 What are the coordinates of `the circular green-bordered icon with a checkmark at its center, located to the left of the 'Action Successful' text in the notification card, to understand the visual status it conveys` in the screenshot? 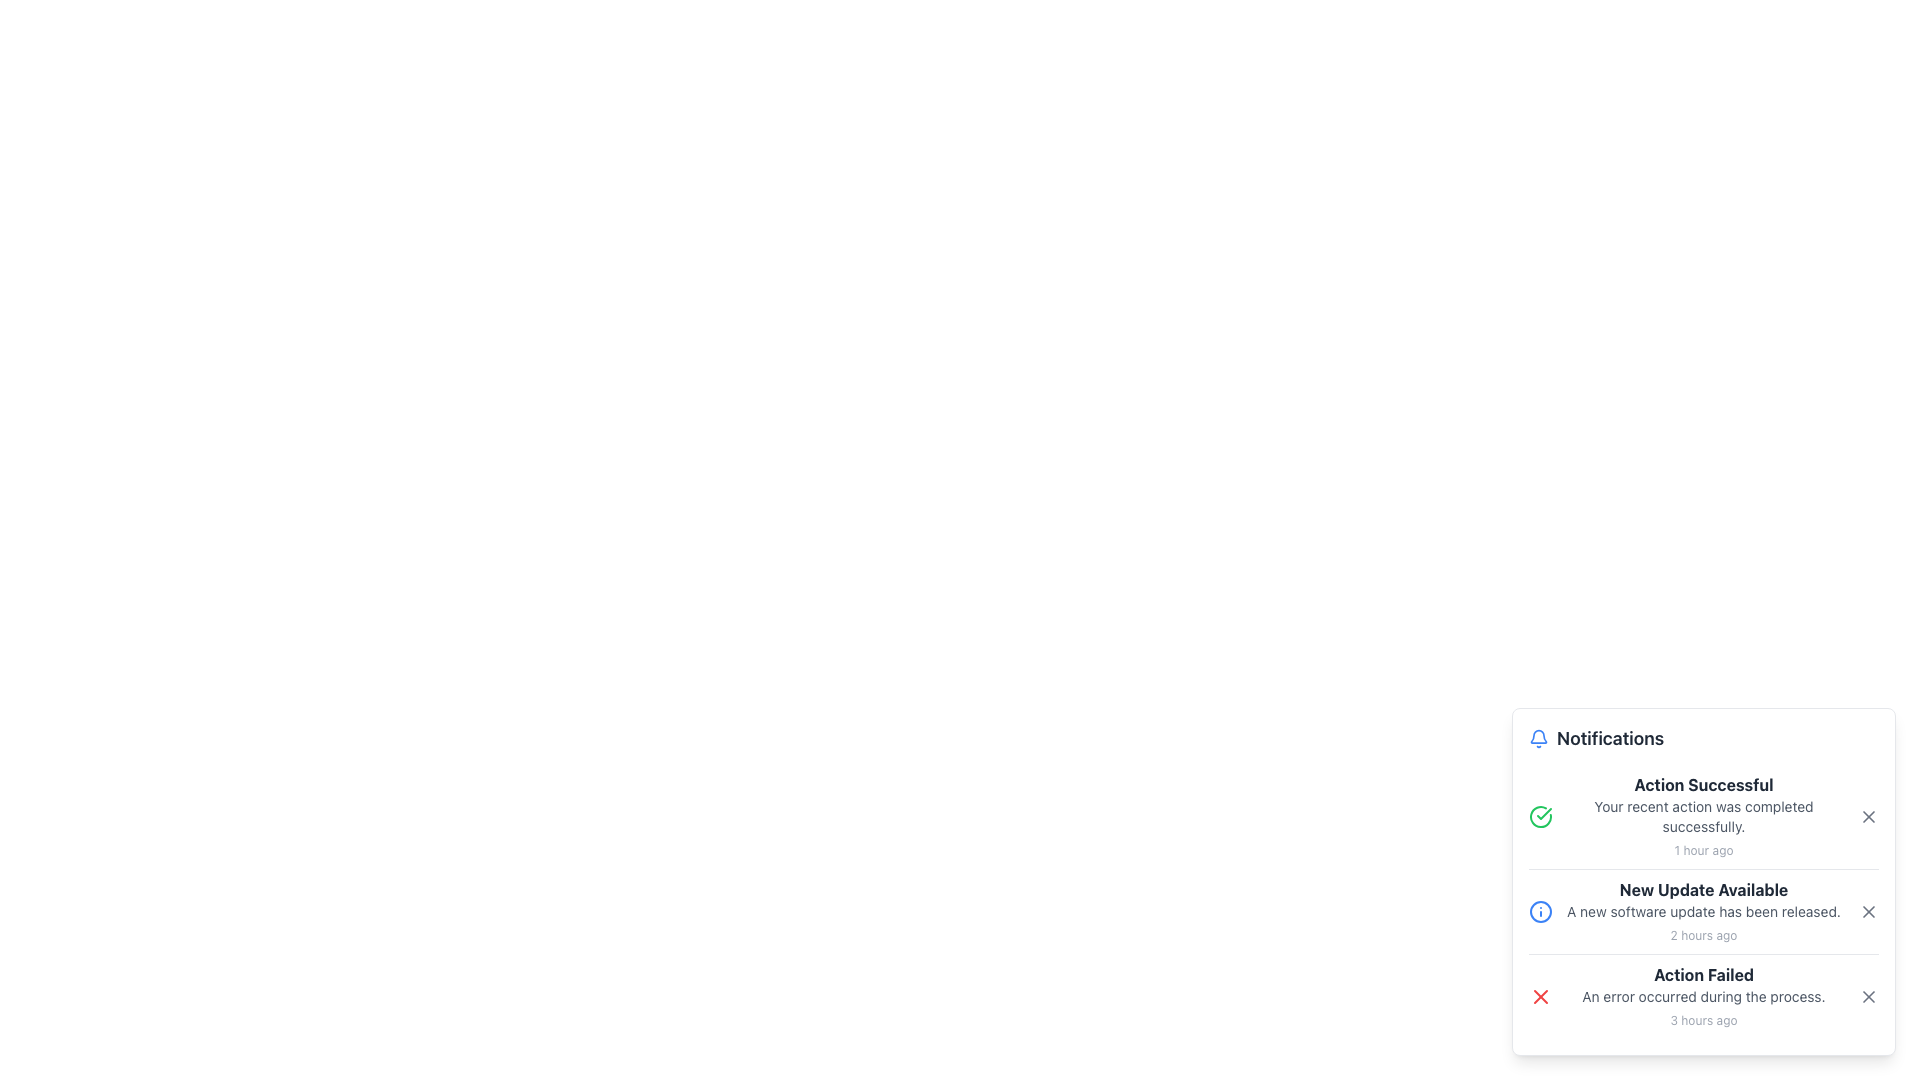 It's located at (1539, 817).